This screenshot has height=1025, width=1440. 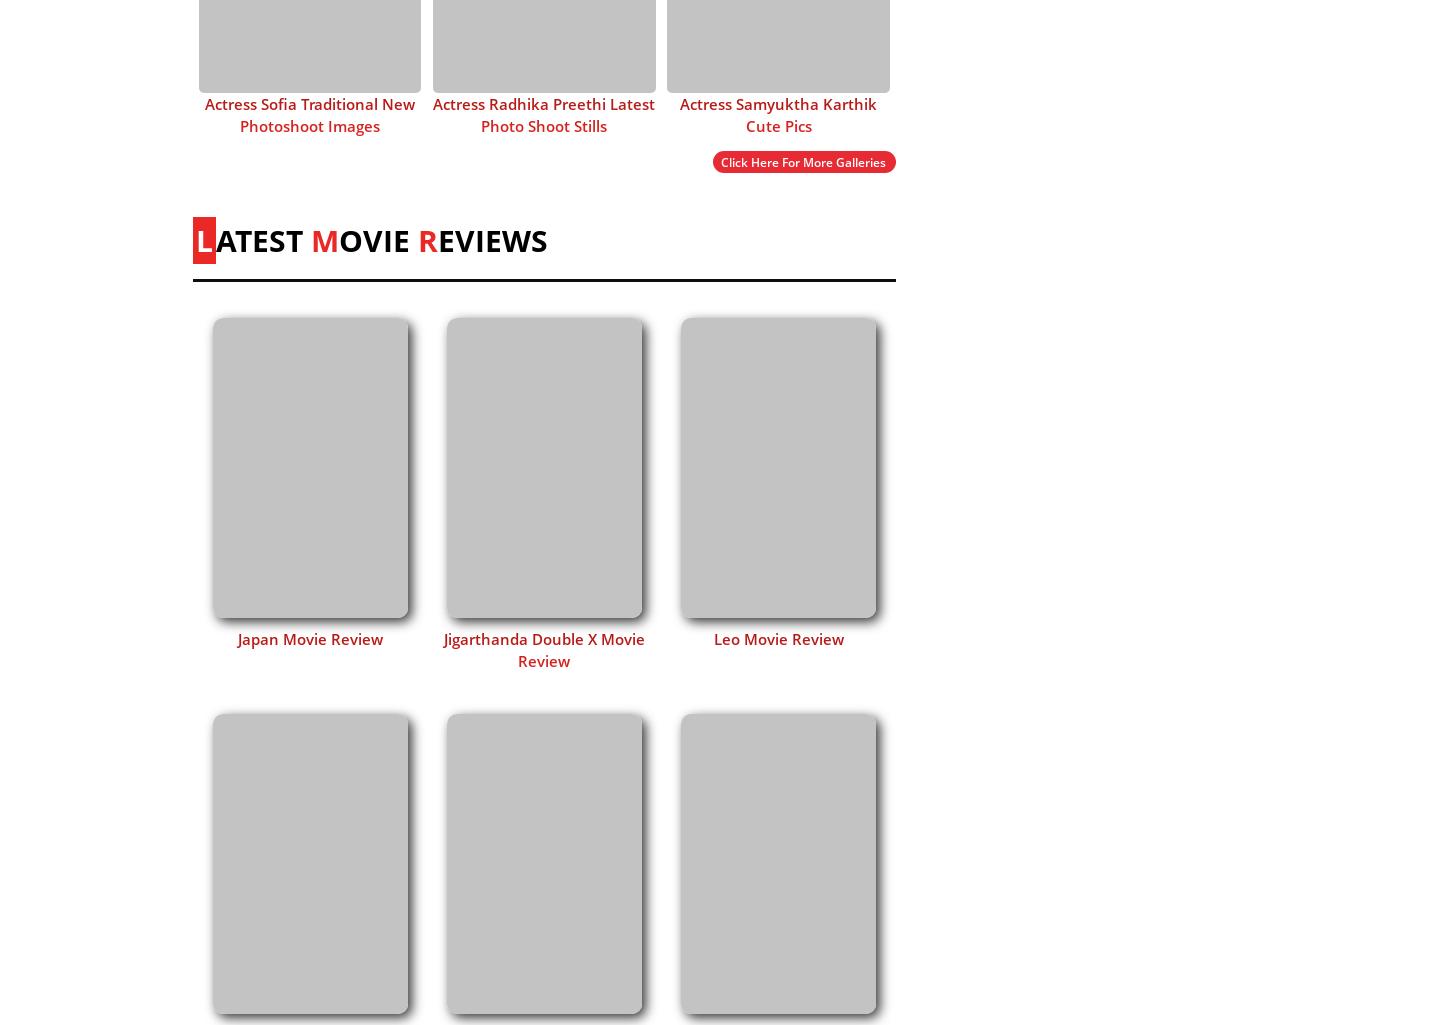 I want to click on 'ATEST', so click(x=262, y=238).